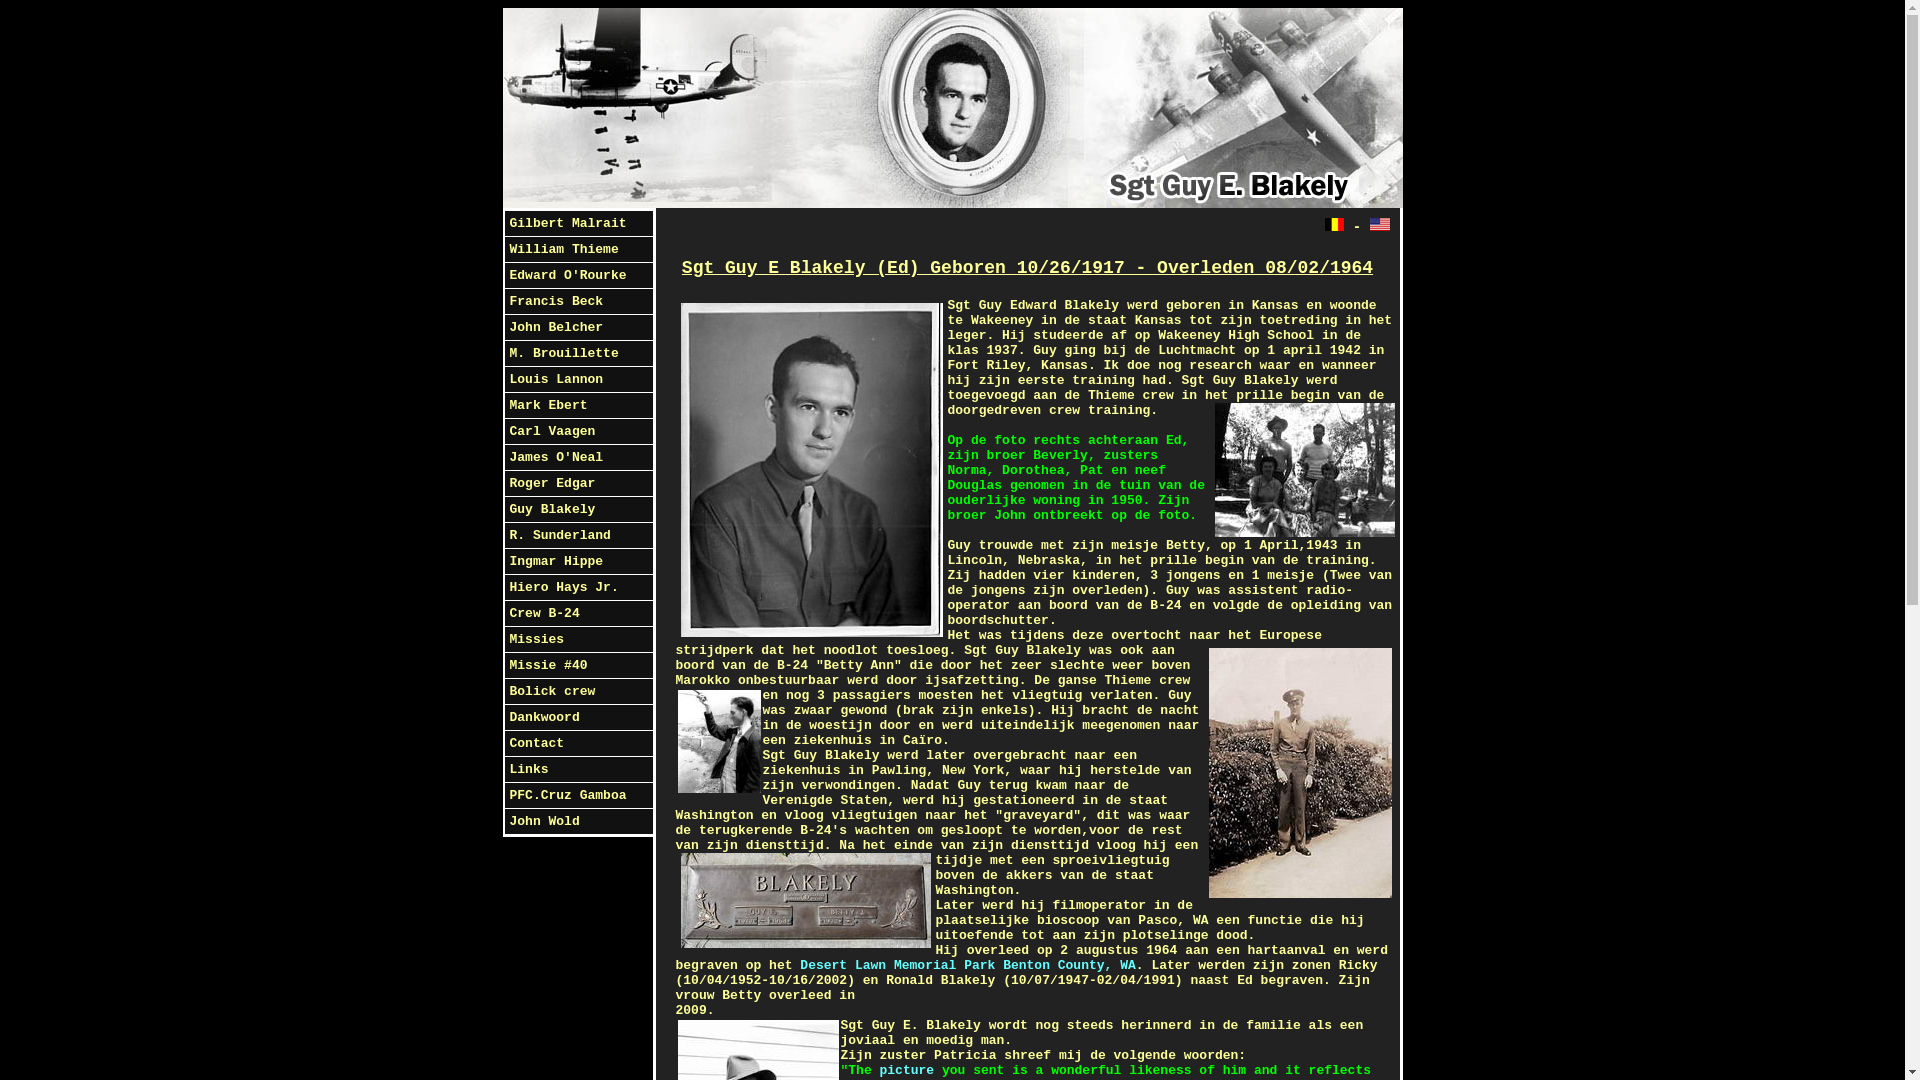 Image resolution: width=1920 pixels, height=1080 pixels. I want to click on 'Ingmar Hippe', so click(576, 562).